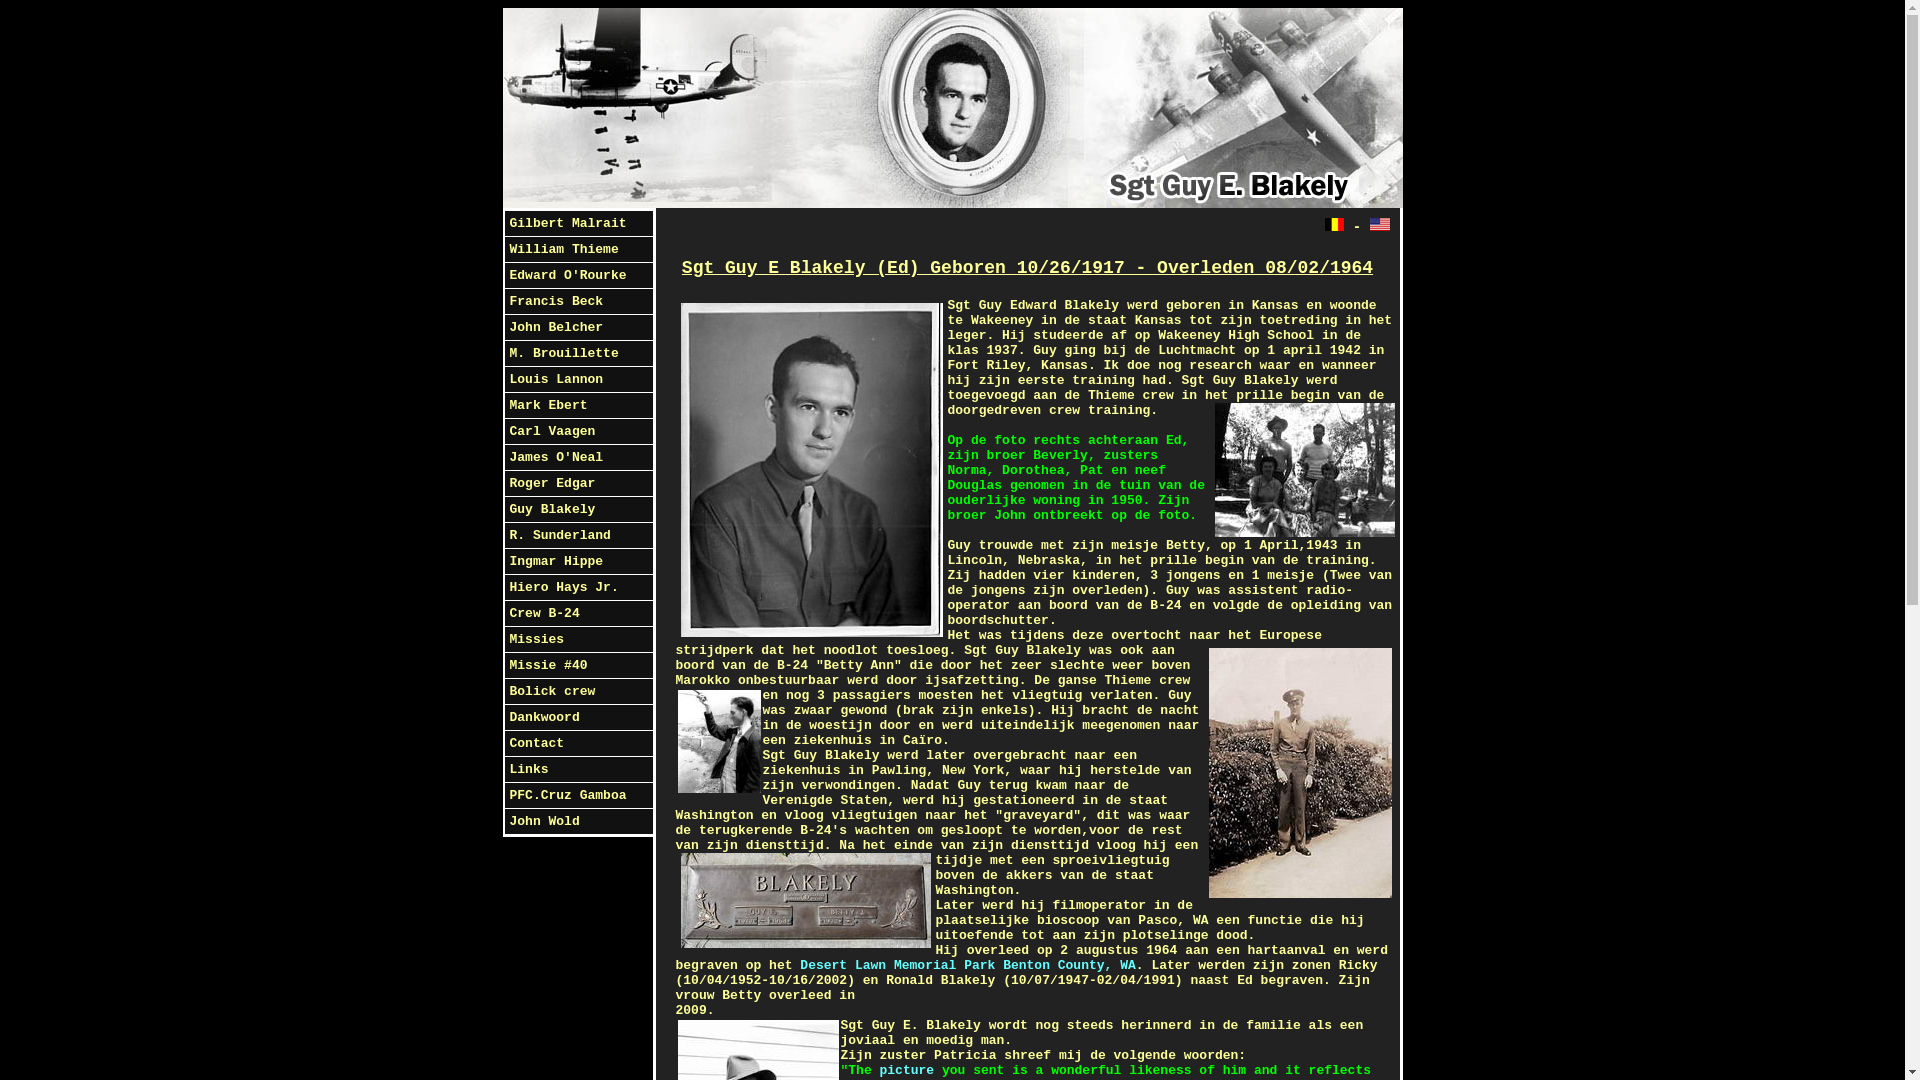 Image resolution: width=1920 pixels, height=1080 pixels. I want to click on 'Ingmar Hippe', so click(576, 562).